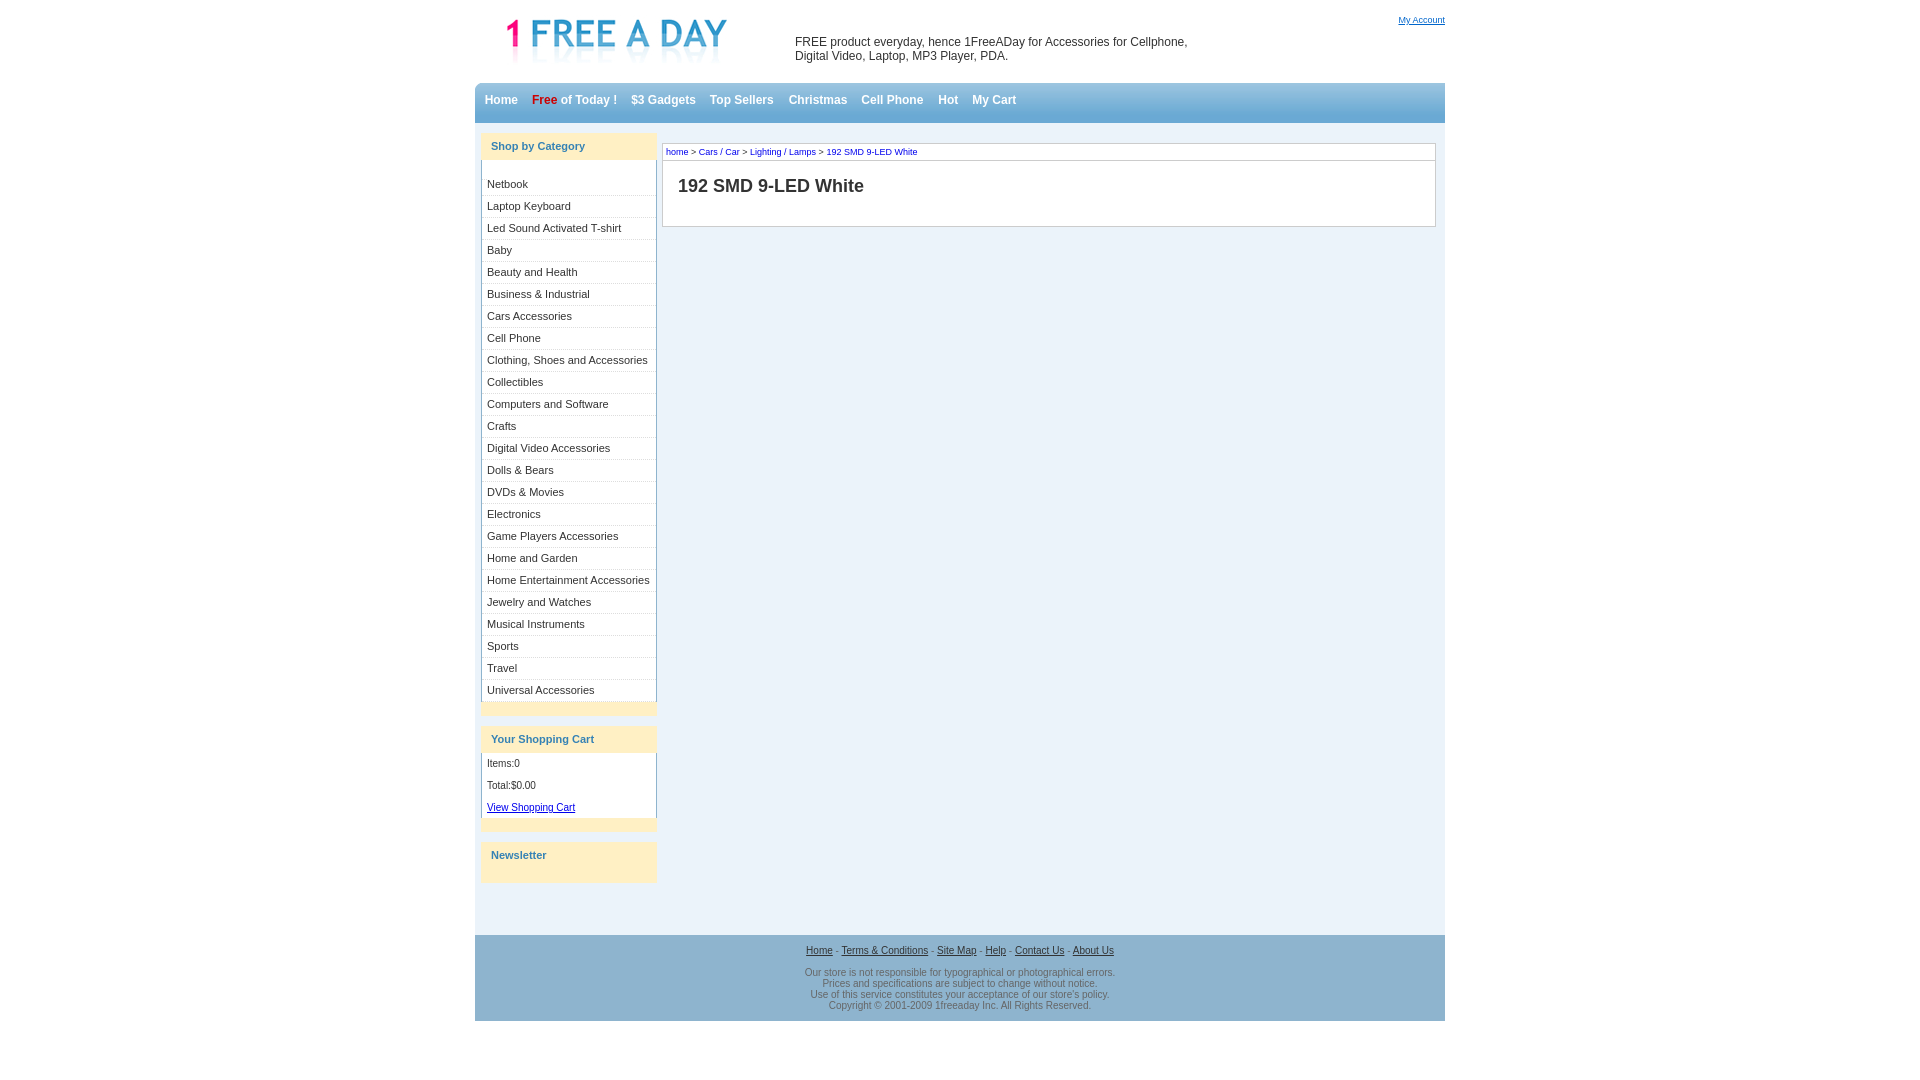 This screenshot has width=1920, height=1080. Describe the element at coordinates (570, 205) in the screenshot. I see `'Laptop Keyboard'` at that location.